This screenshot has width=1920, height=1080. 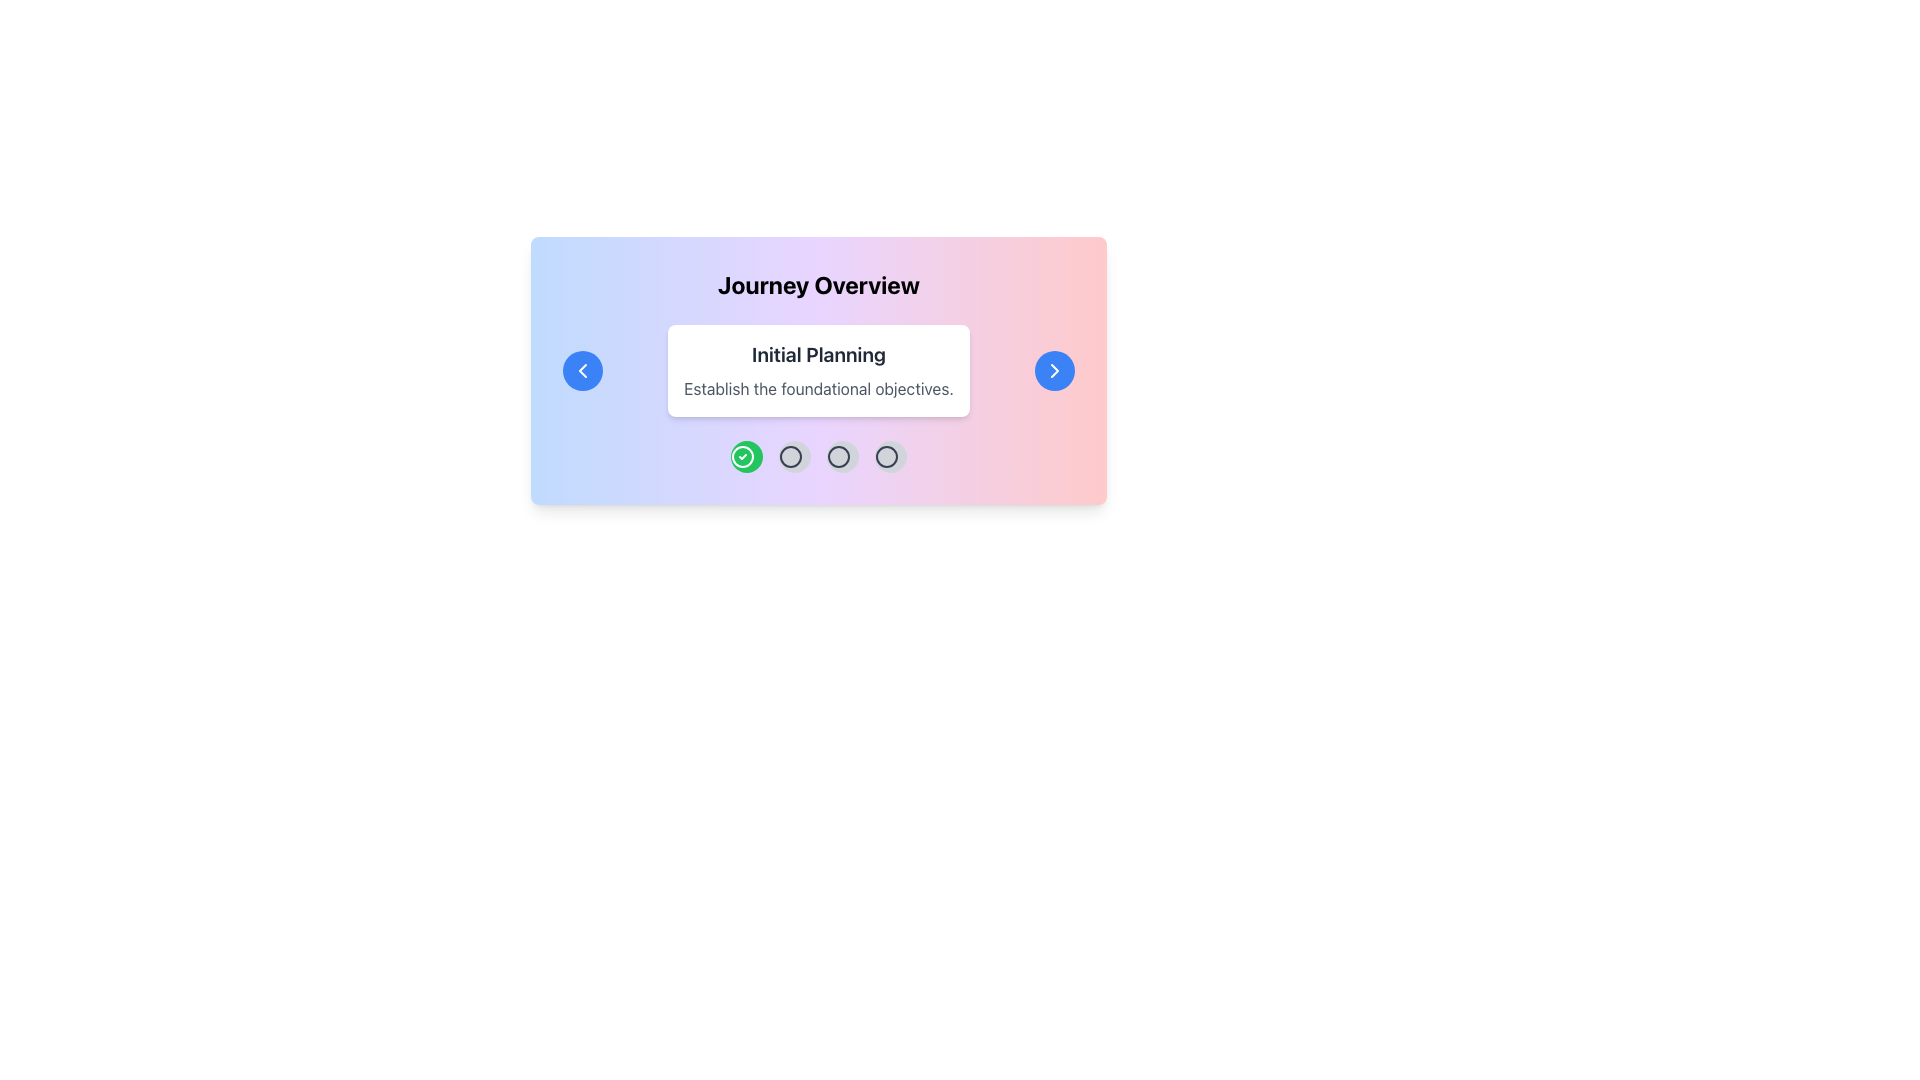 I want to click on the second circular button with a gray background and dark gray outline located below the 'Initial Planning' section, so click(x=794, y=456).